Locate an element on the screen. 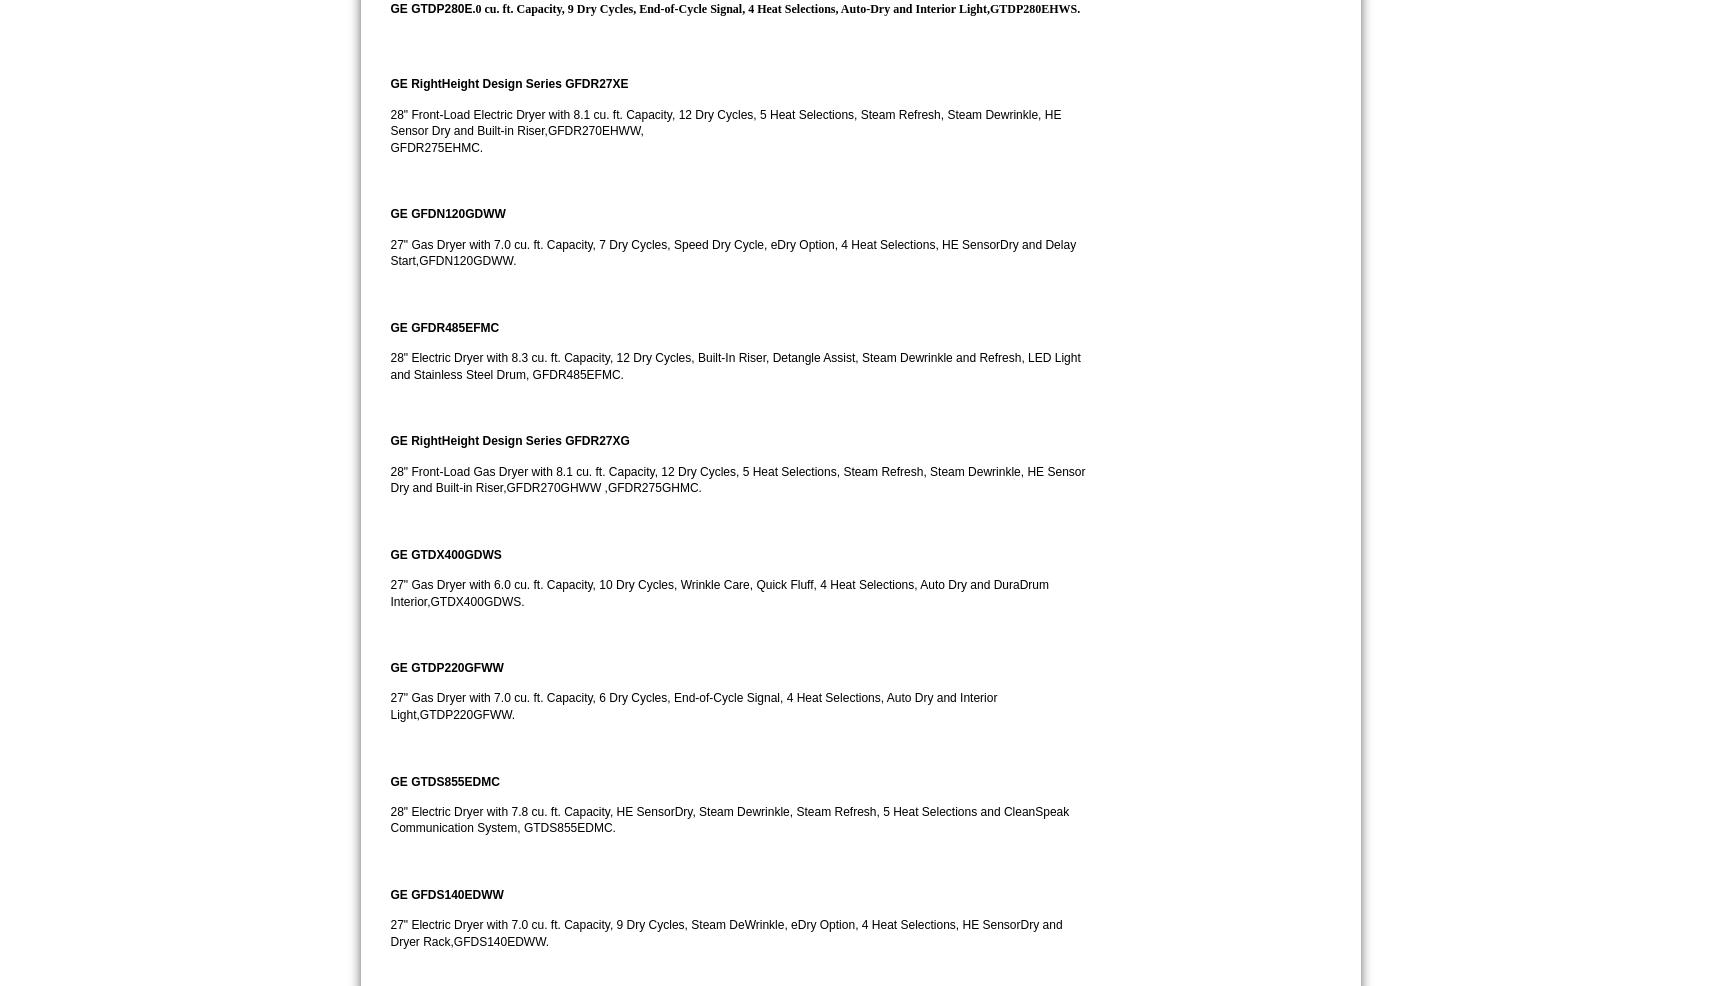 The width and height of the screenshot is (1721, 986). '92154' is located at coordinates (1199, 40).